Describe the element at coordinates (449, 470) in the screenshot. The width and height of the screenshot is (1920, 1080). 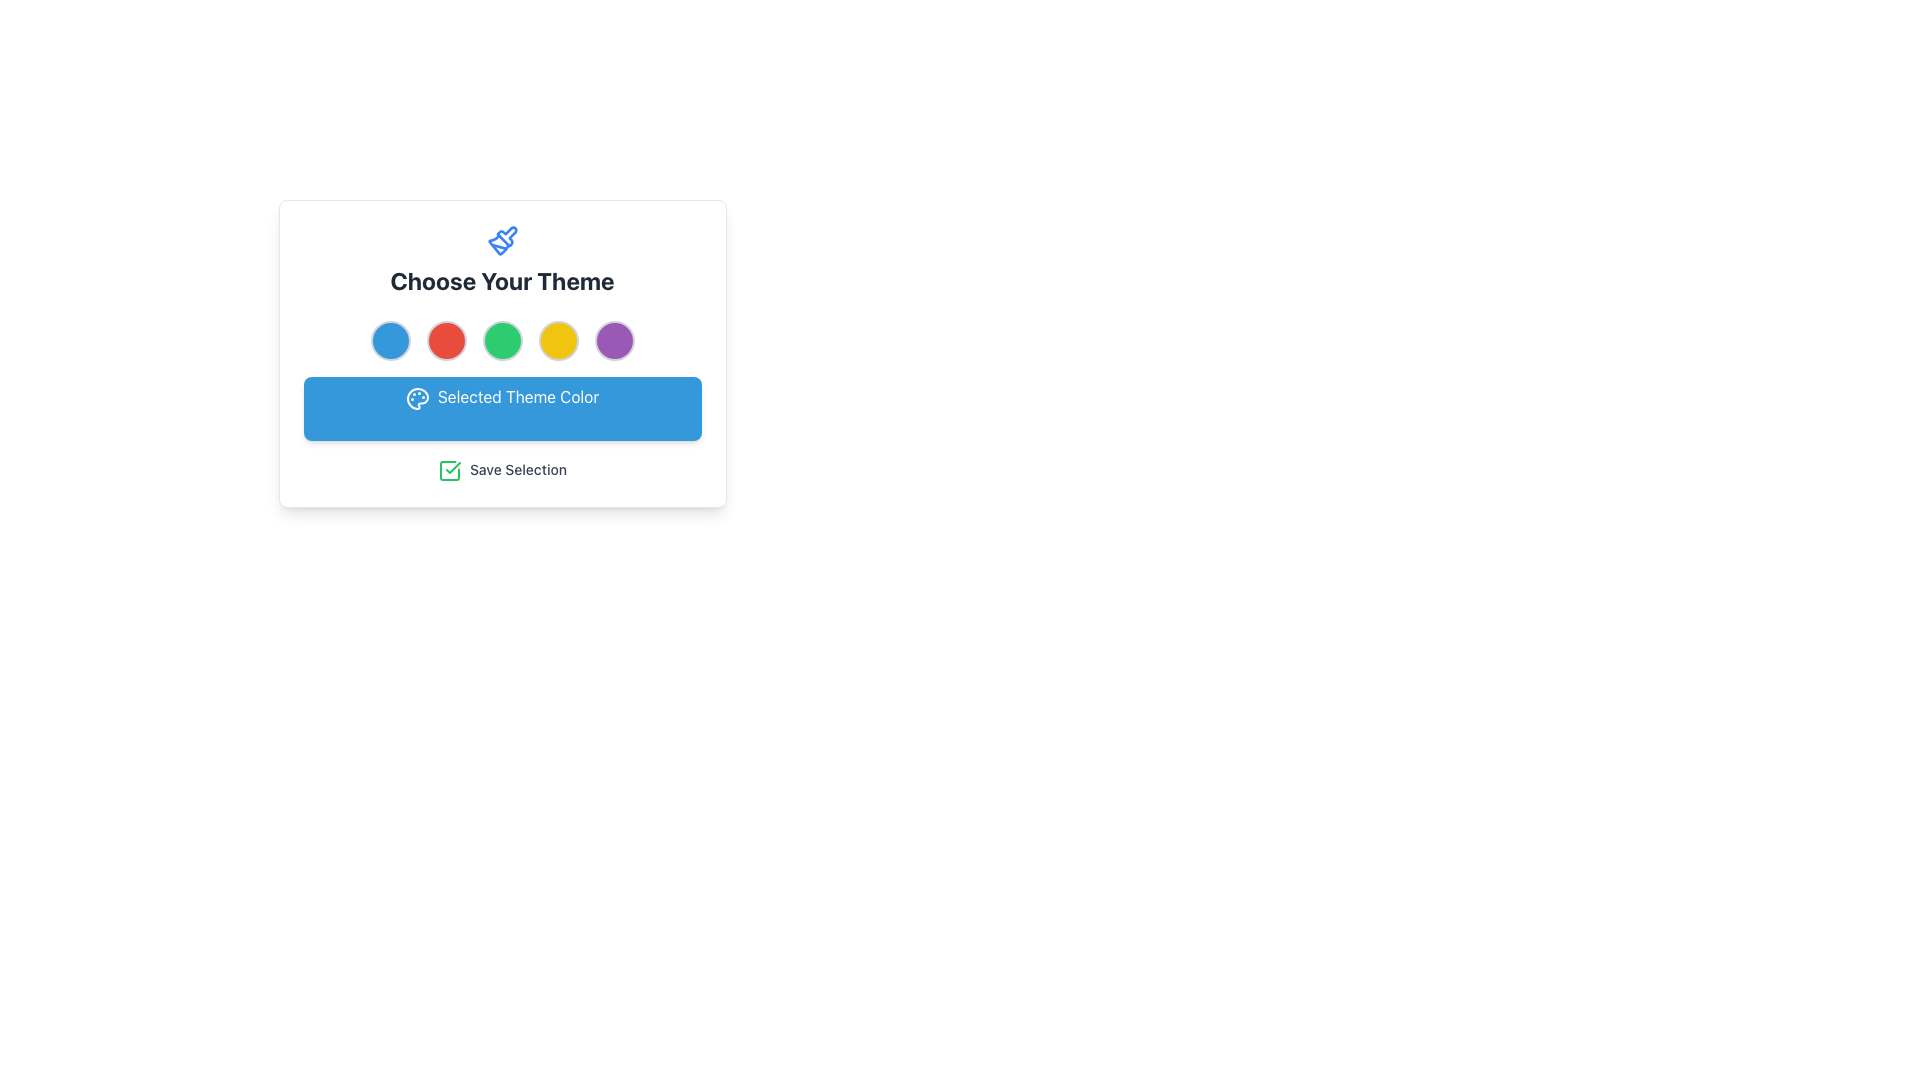
I see `the confirmation icon representing the 'Save Selection' functionality, which is located to the left of the text 'Save Selection' at the bottom of the user interface card` at that location.